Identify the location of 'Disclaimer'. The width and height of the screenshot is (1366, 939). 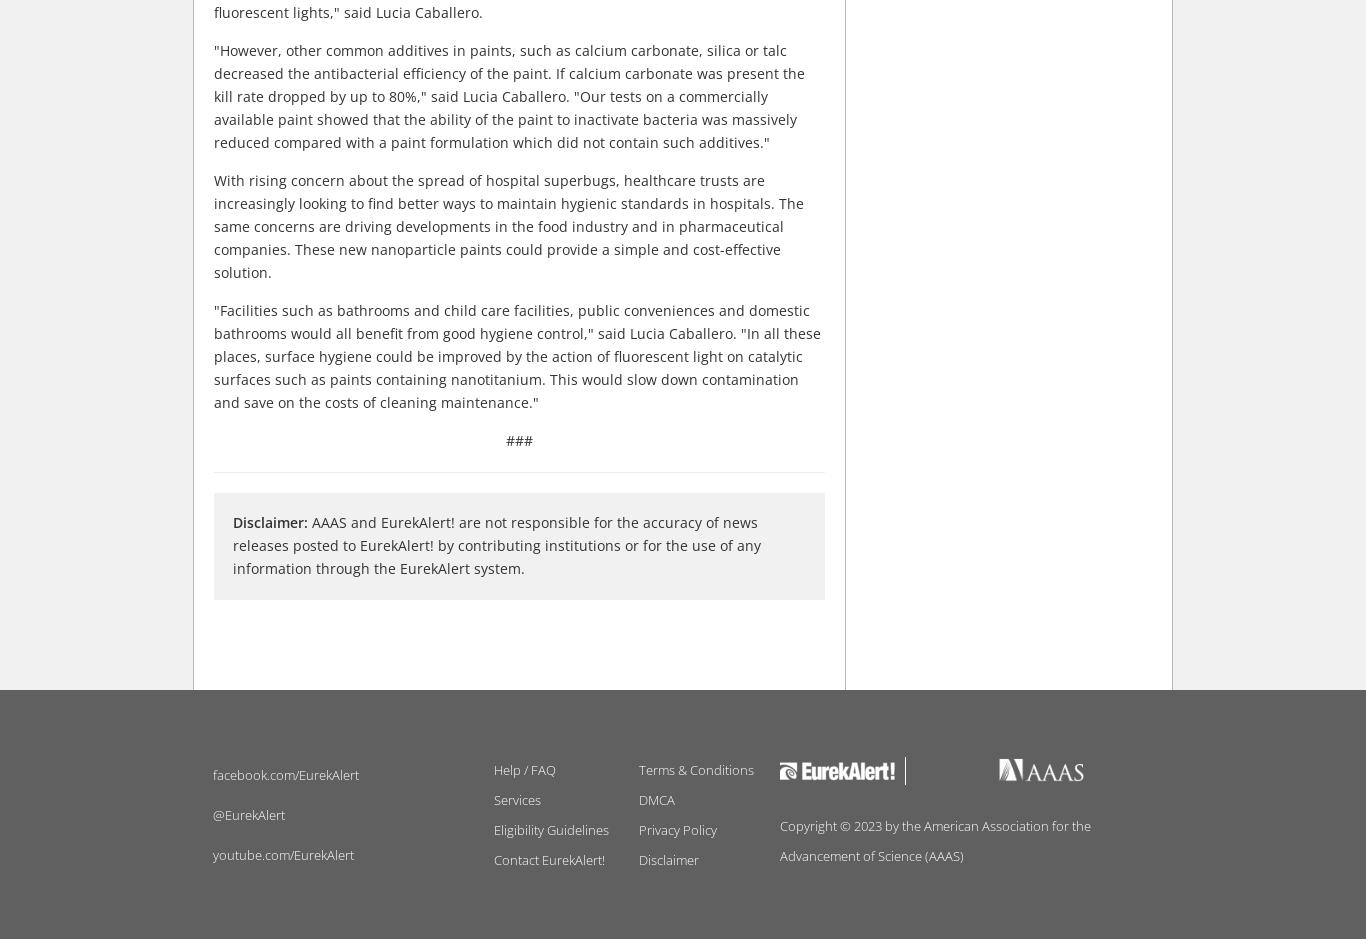
(638, 857).